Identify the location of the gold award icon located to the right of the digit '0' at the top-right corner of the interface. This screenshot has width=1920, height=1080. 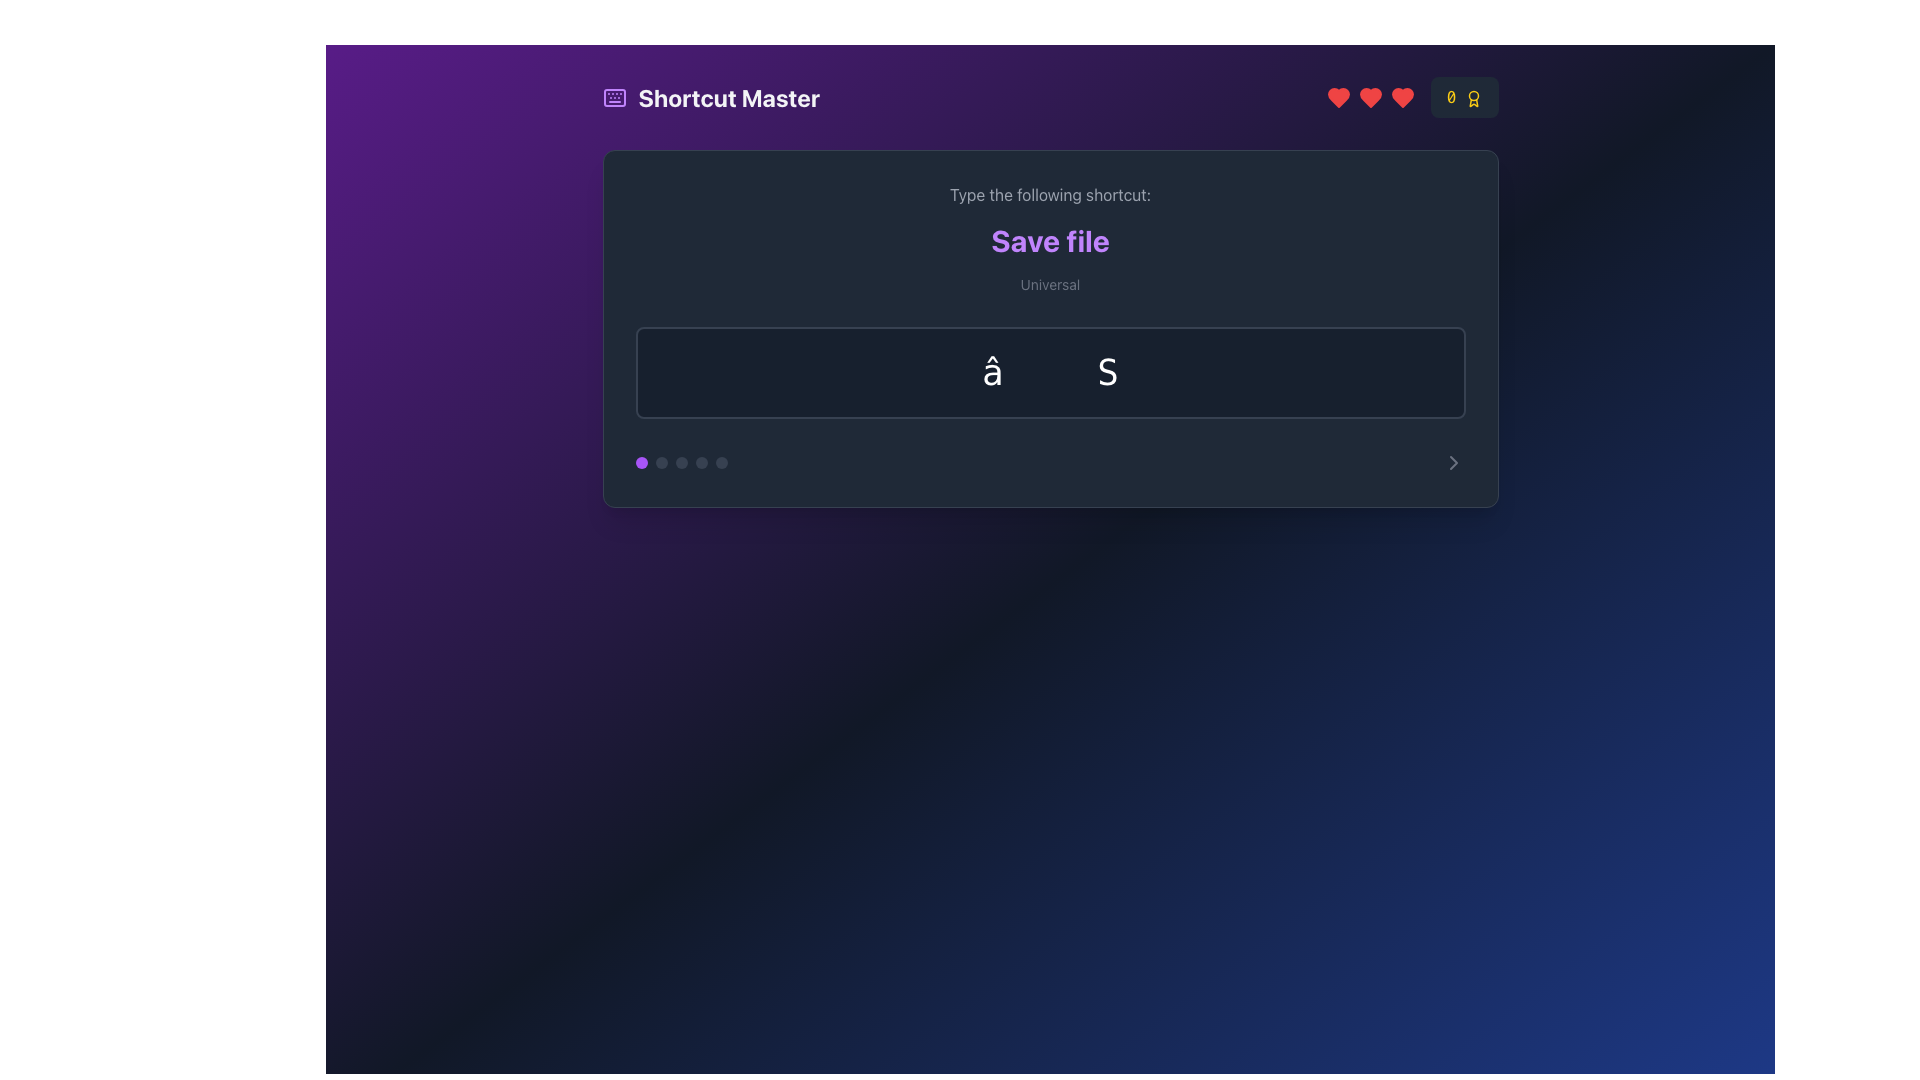
(1473, 98).